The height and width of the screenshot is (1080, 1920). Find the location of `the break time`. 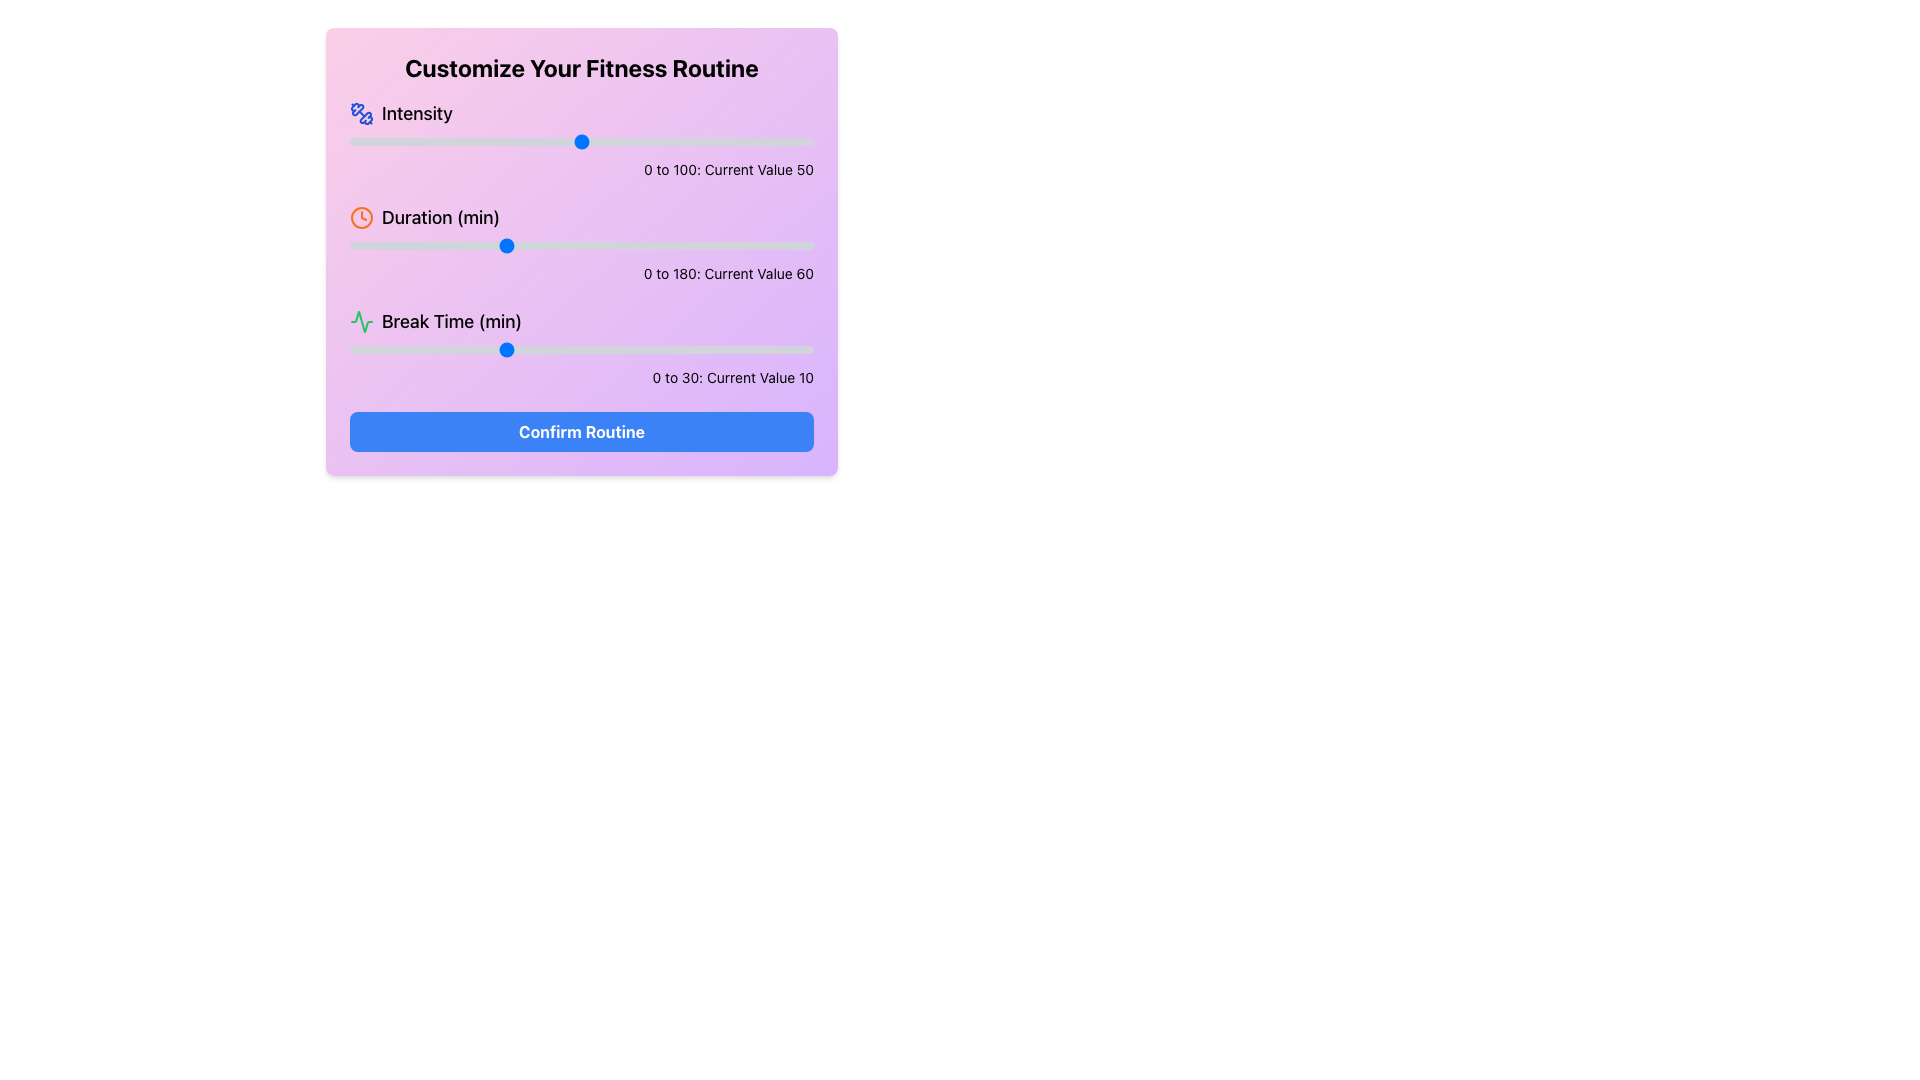

the break time is located at coordinates (659, 349).